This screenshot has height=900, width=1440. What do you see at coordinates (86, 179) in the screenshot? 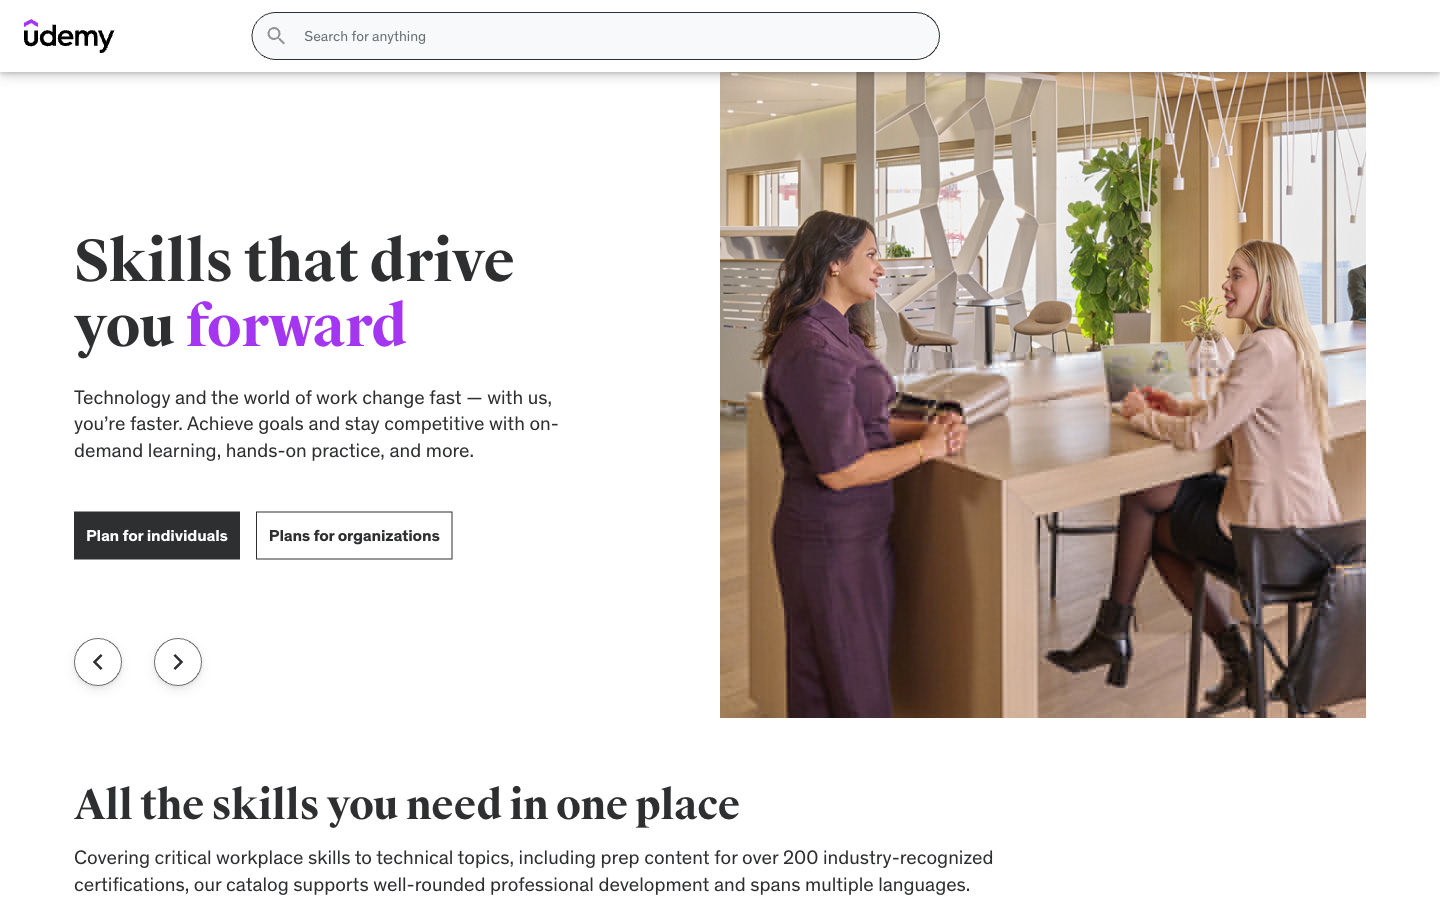
I see `main page` at bounding box center [86, 179].